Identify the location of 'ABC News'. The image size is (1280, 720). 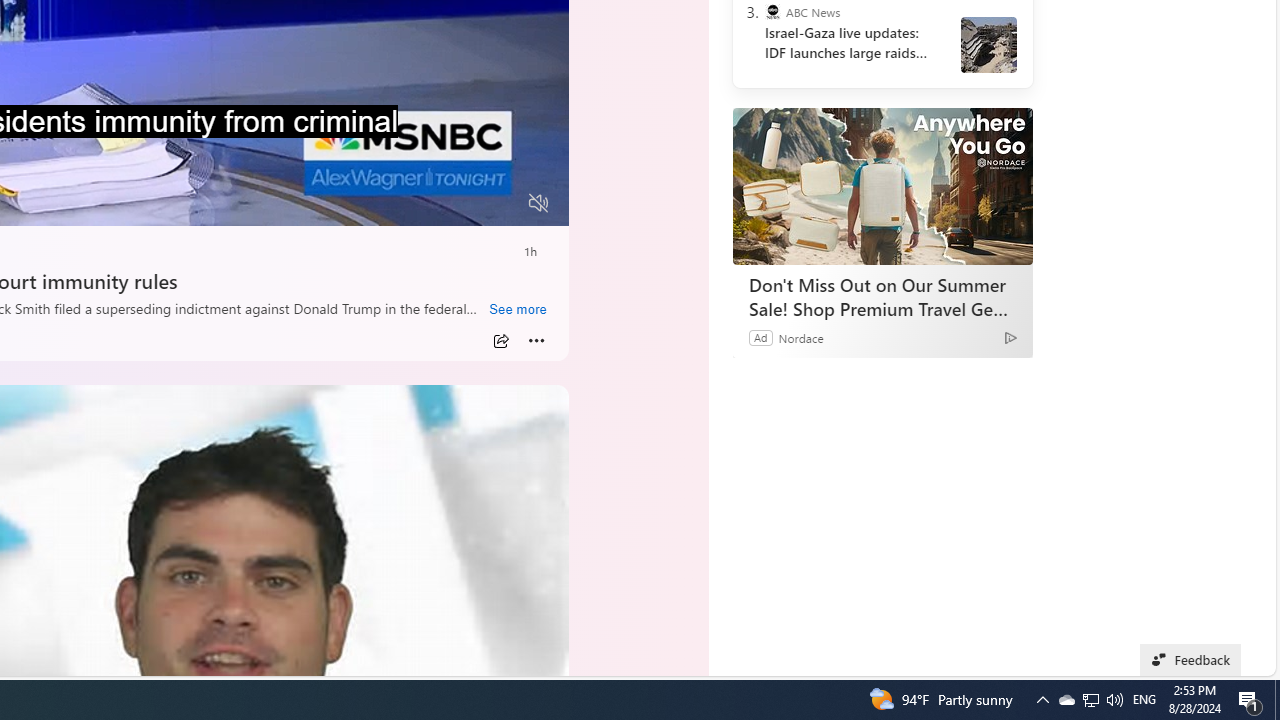
(772, 12).